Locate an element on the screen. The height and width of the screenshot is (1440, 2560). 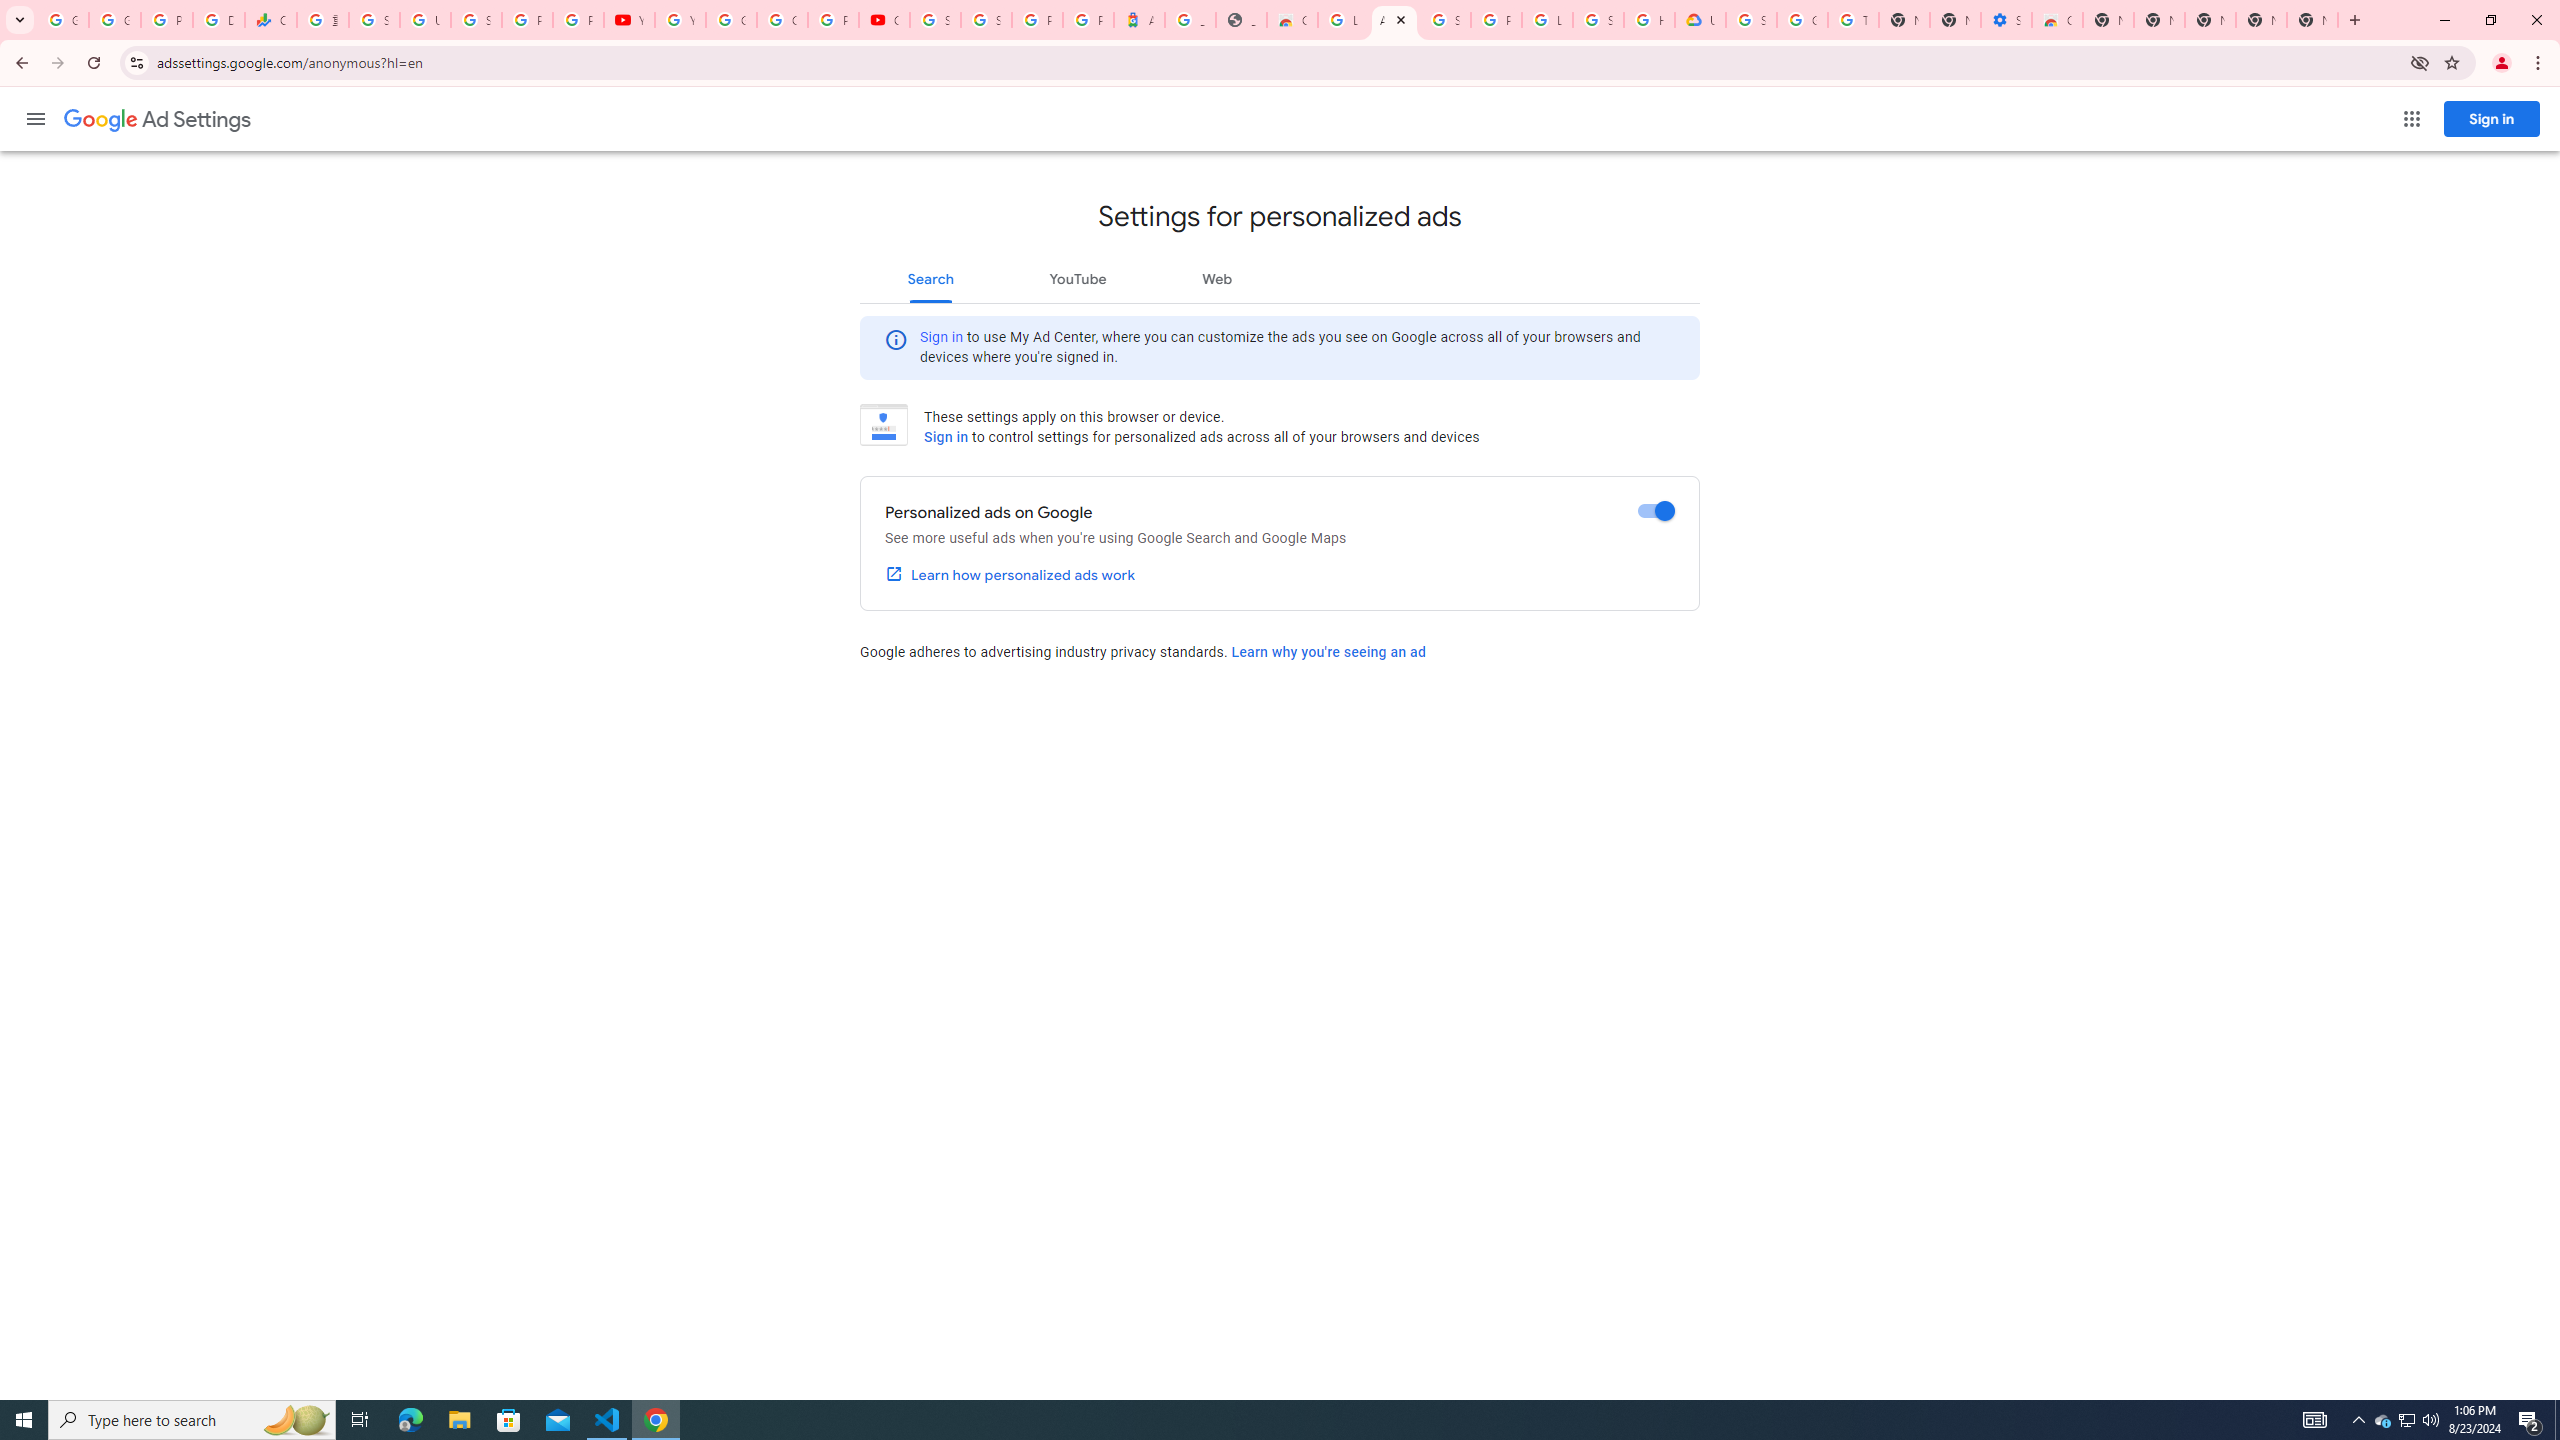
'Ad Settings' is located at coordinates (156, 119).